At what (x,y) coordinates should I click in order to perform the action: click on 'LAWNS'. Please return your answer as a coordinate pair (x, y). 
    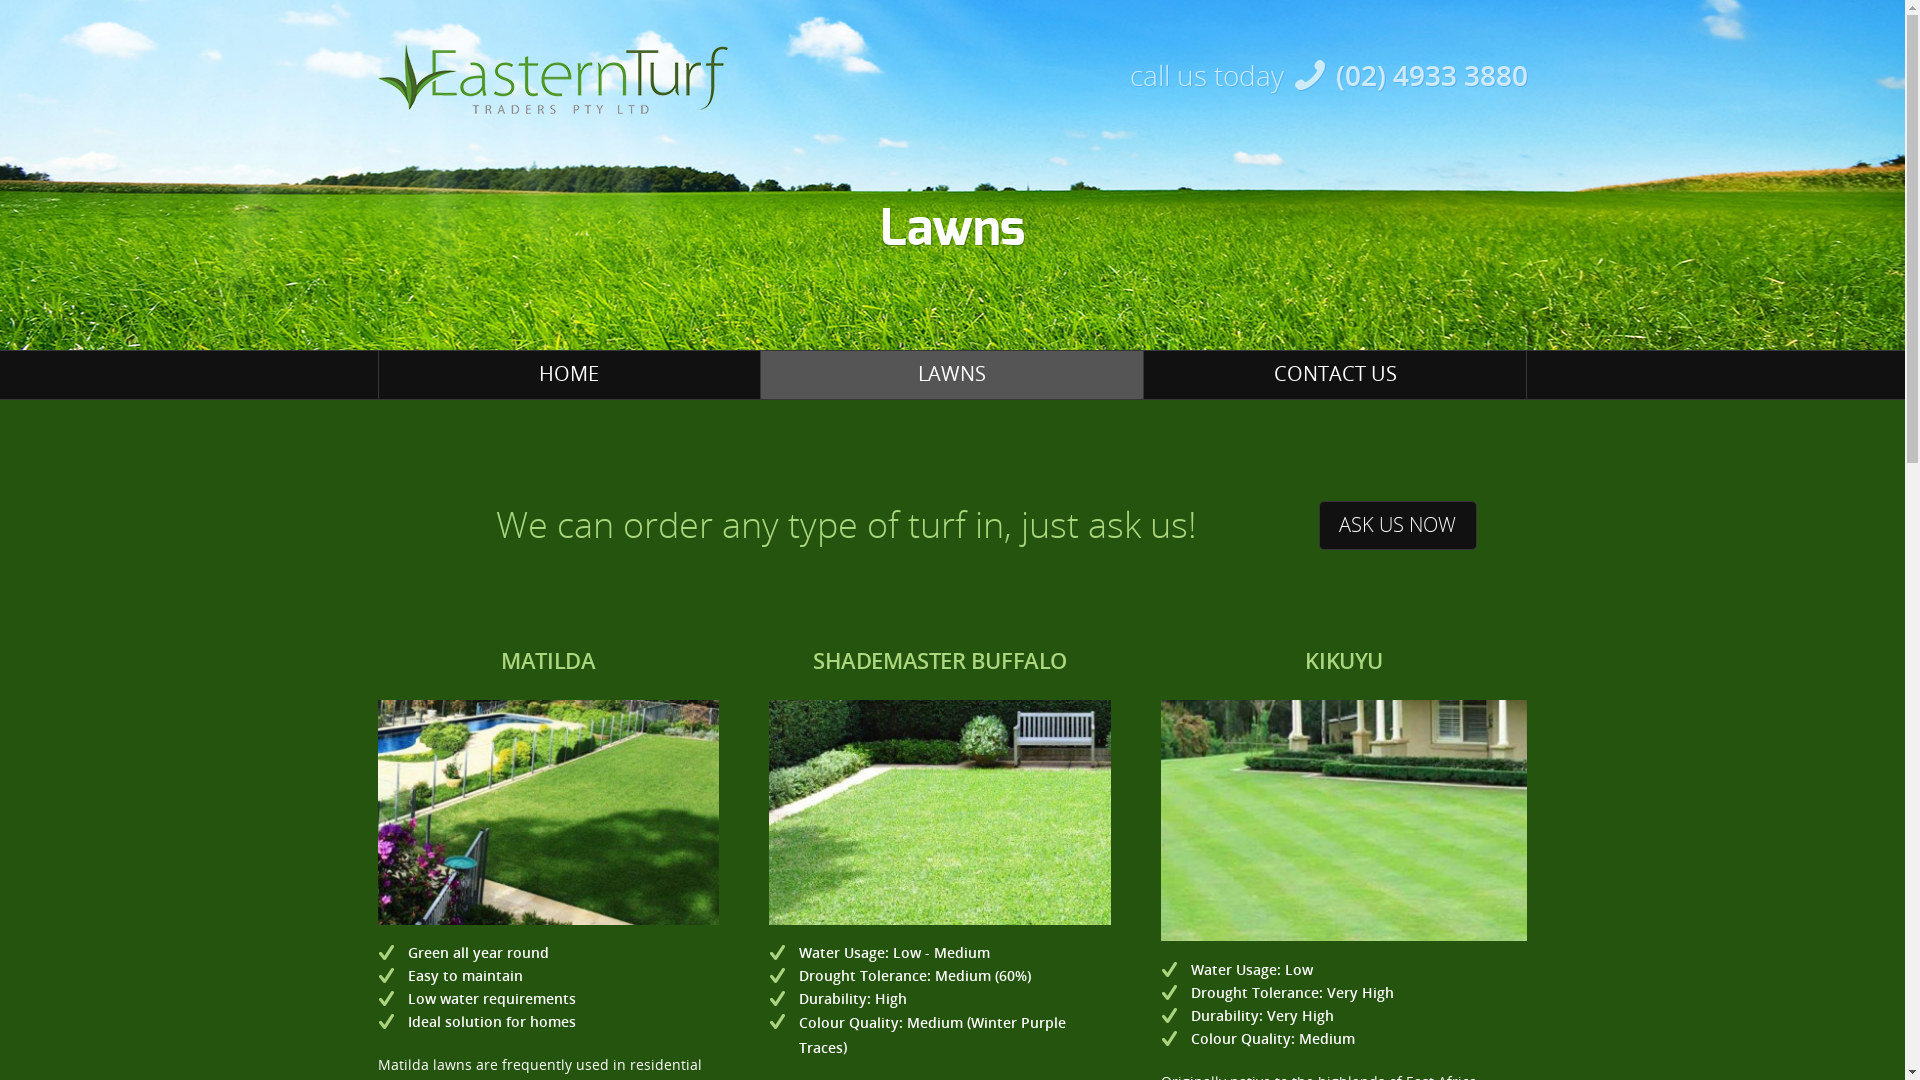
    Looking at the image, I should click on (950, 374).